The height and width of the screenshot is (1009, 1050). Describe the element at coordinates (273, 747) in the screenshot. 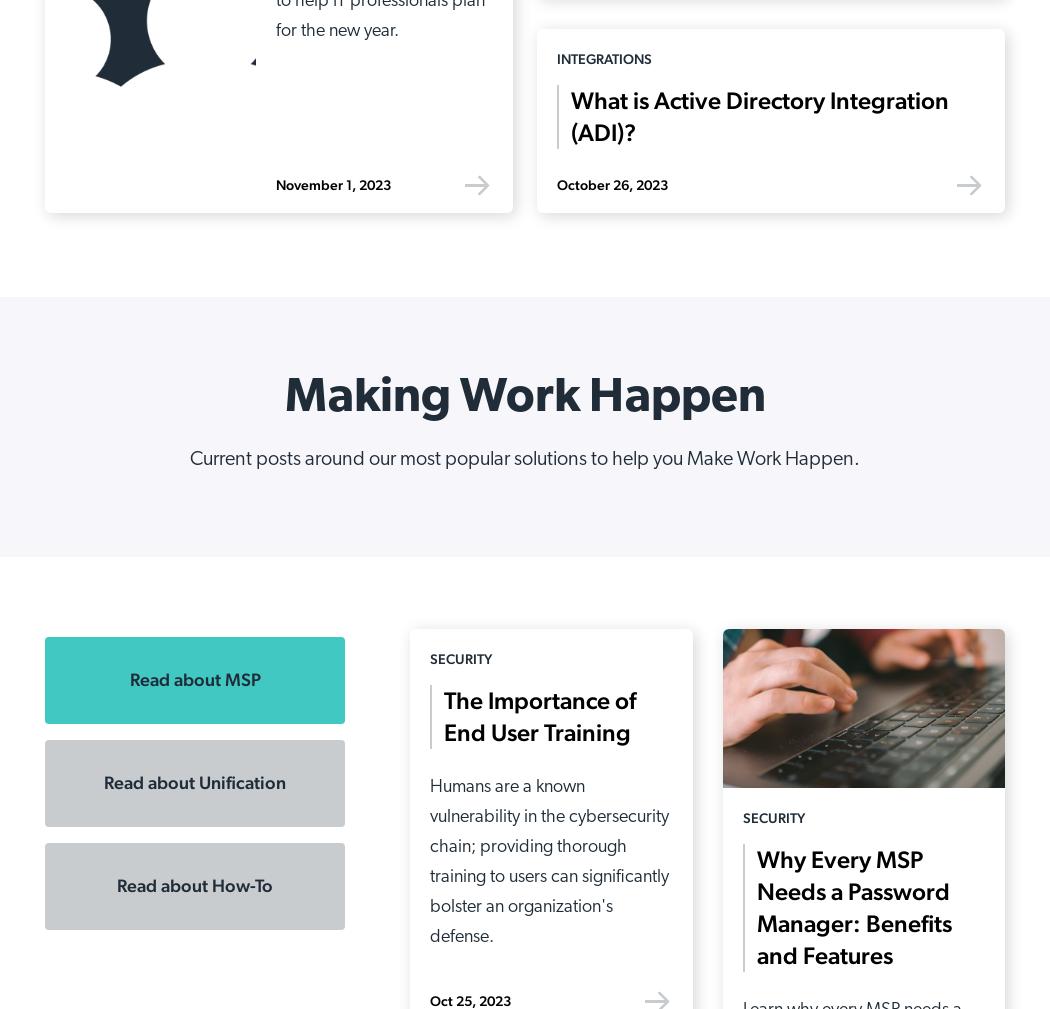

I see `'User Lifecycle Management'` at that location.